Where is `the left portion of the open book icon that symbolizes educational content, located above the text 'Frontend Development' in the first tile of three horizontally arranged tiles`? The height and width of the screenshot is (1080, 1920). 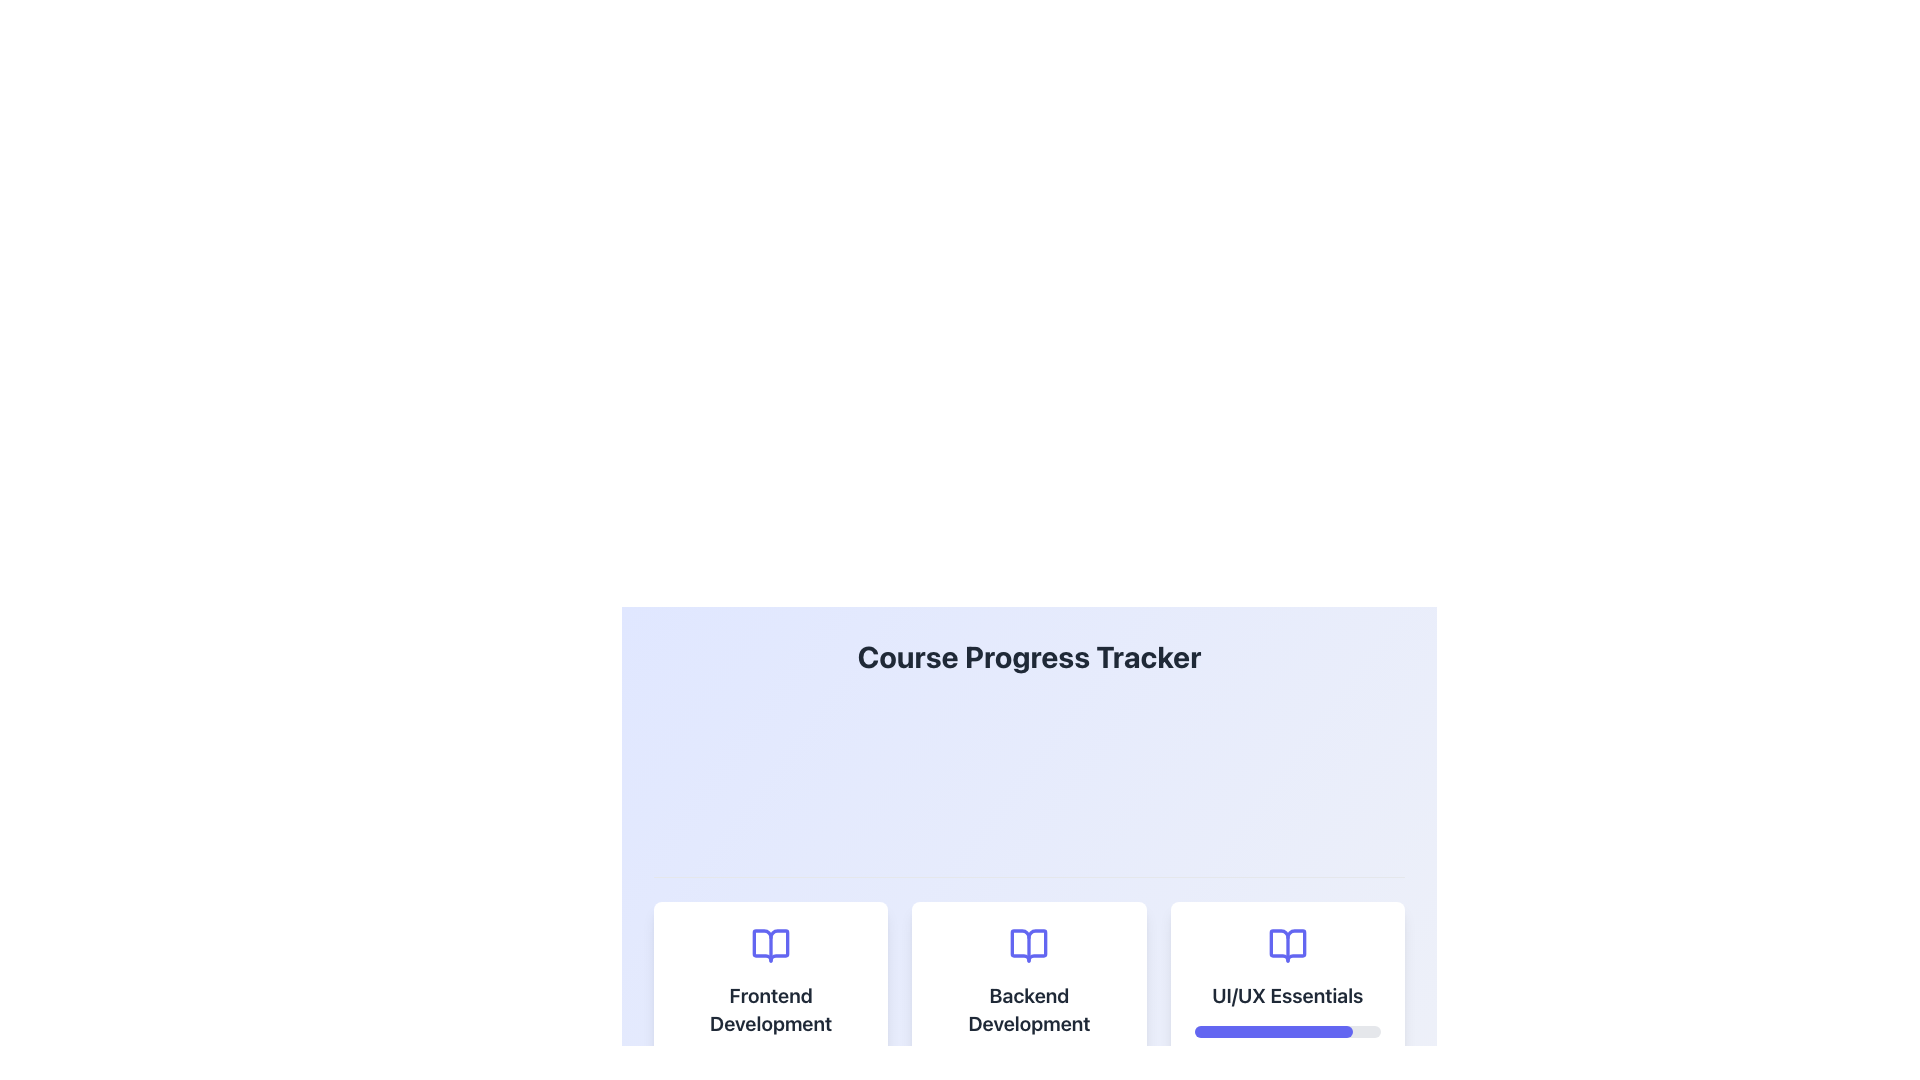
the left portion of the open book icon that symbolizes educational content, located above the text 'Frontend Development' in the first tile of three horizontally arranged tiles is located at coordinates (770, 945).